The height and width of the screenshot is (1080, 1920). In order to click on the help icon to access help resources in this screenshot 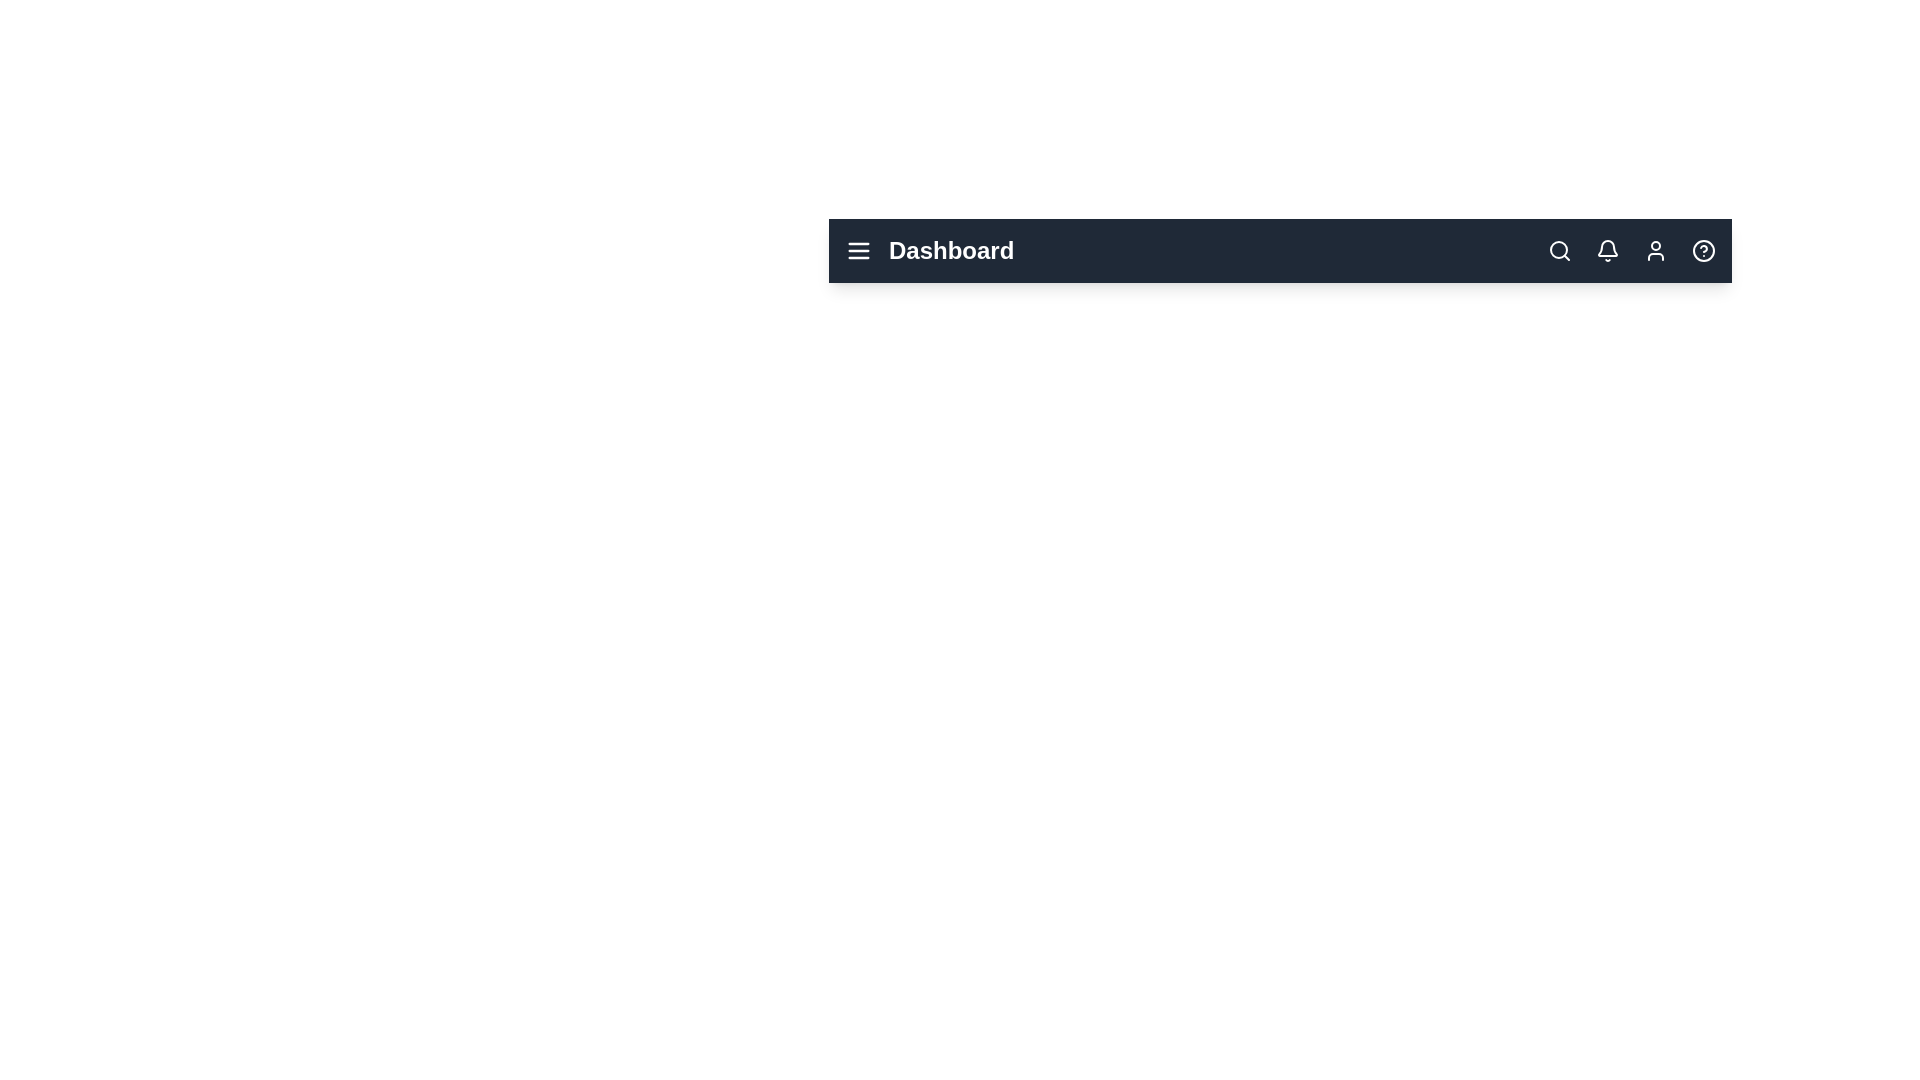, I will do `click(1703, 249)`.